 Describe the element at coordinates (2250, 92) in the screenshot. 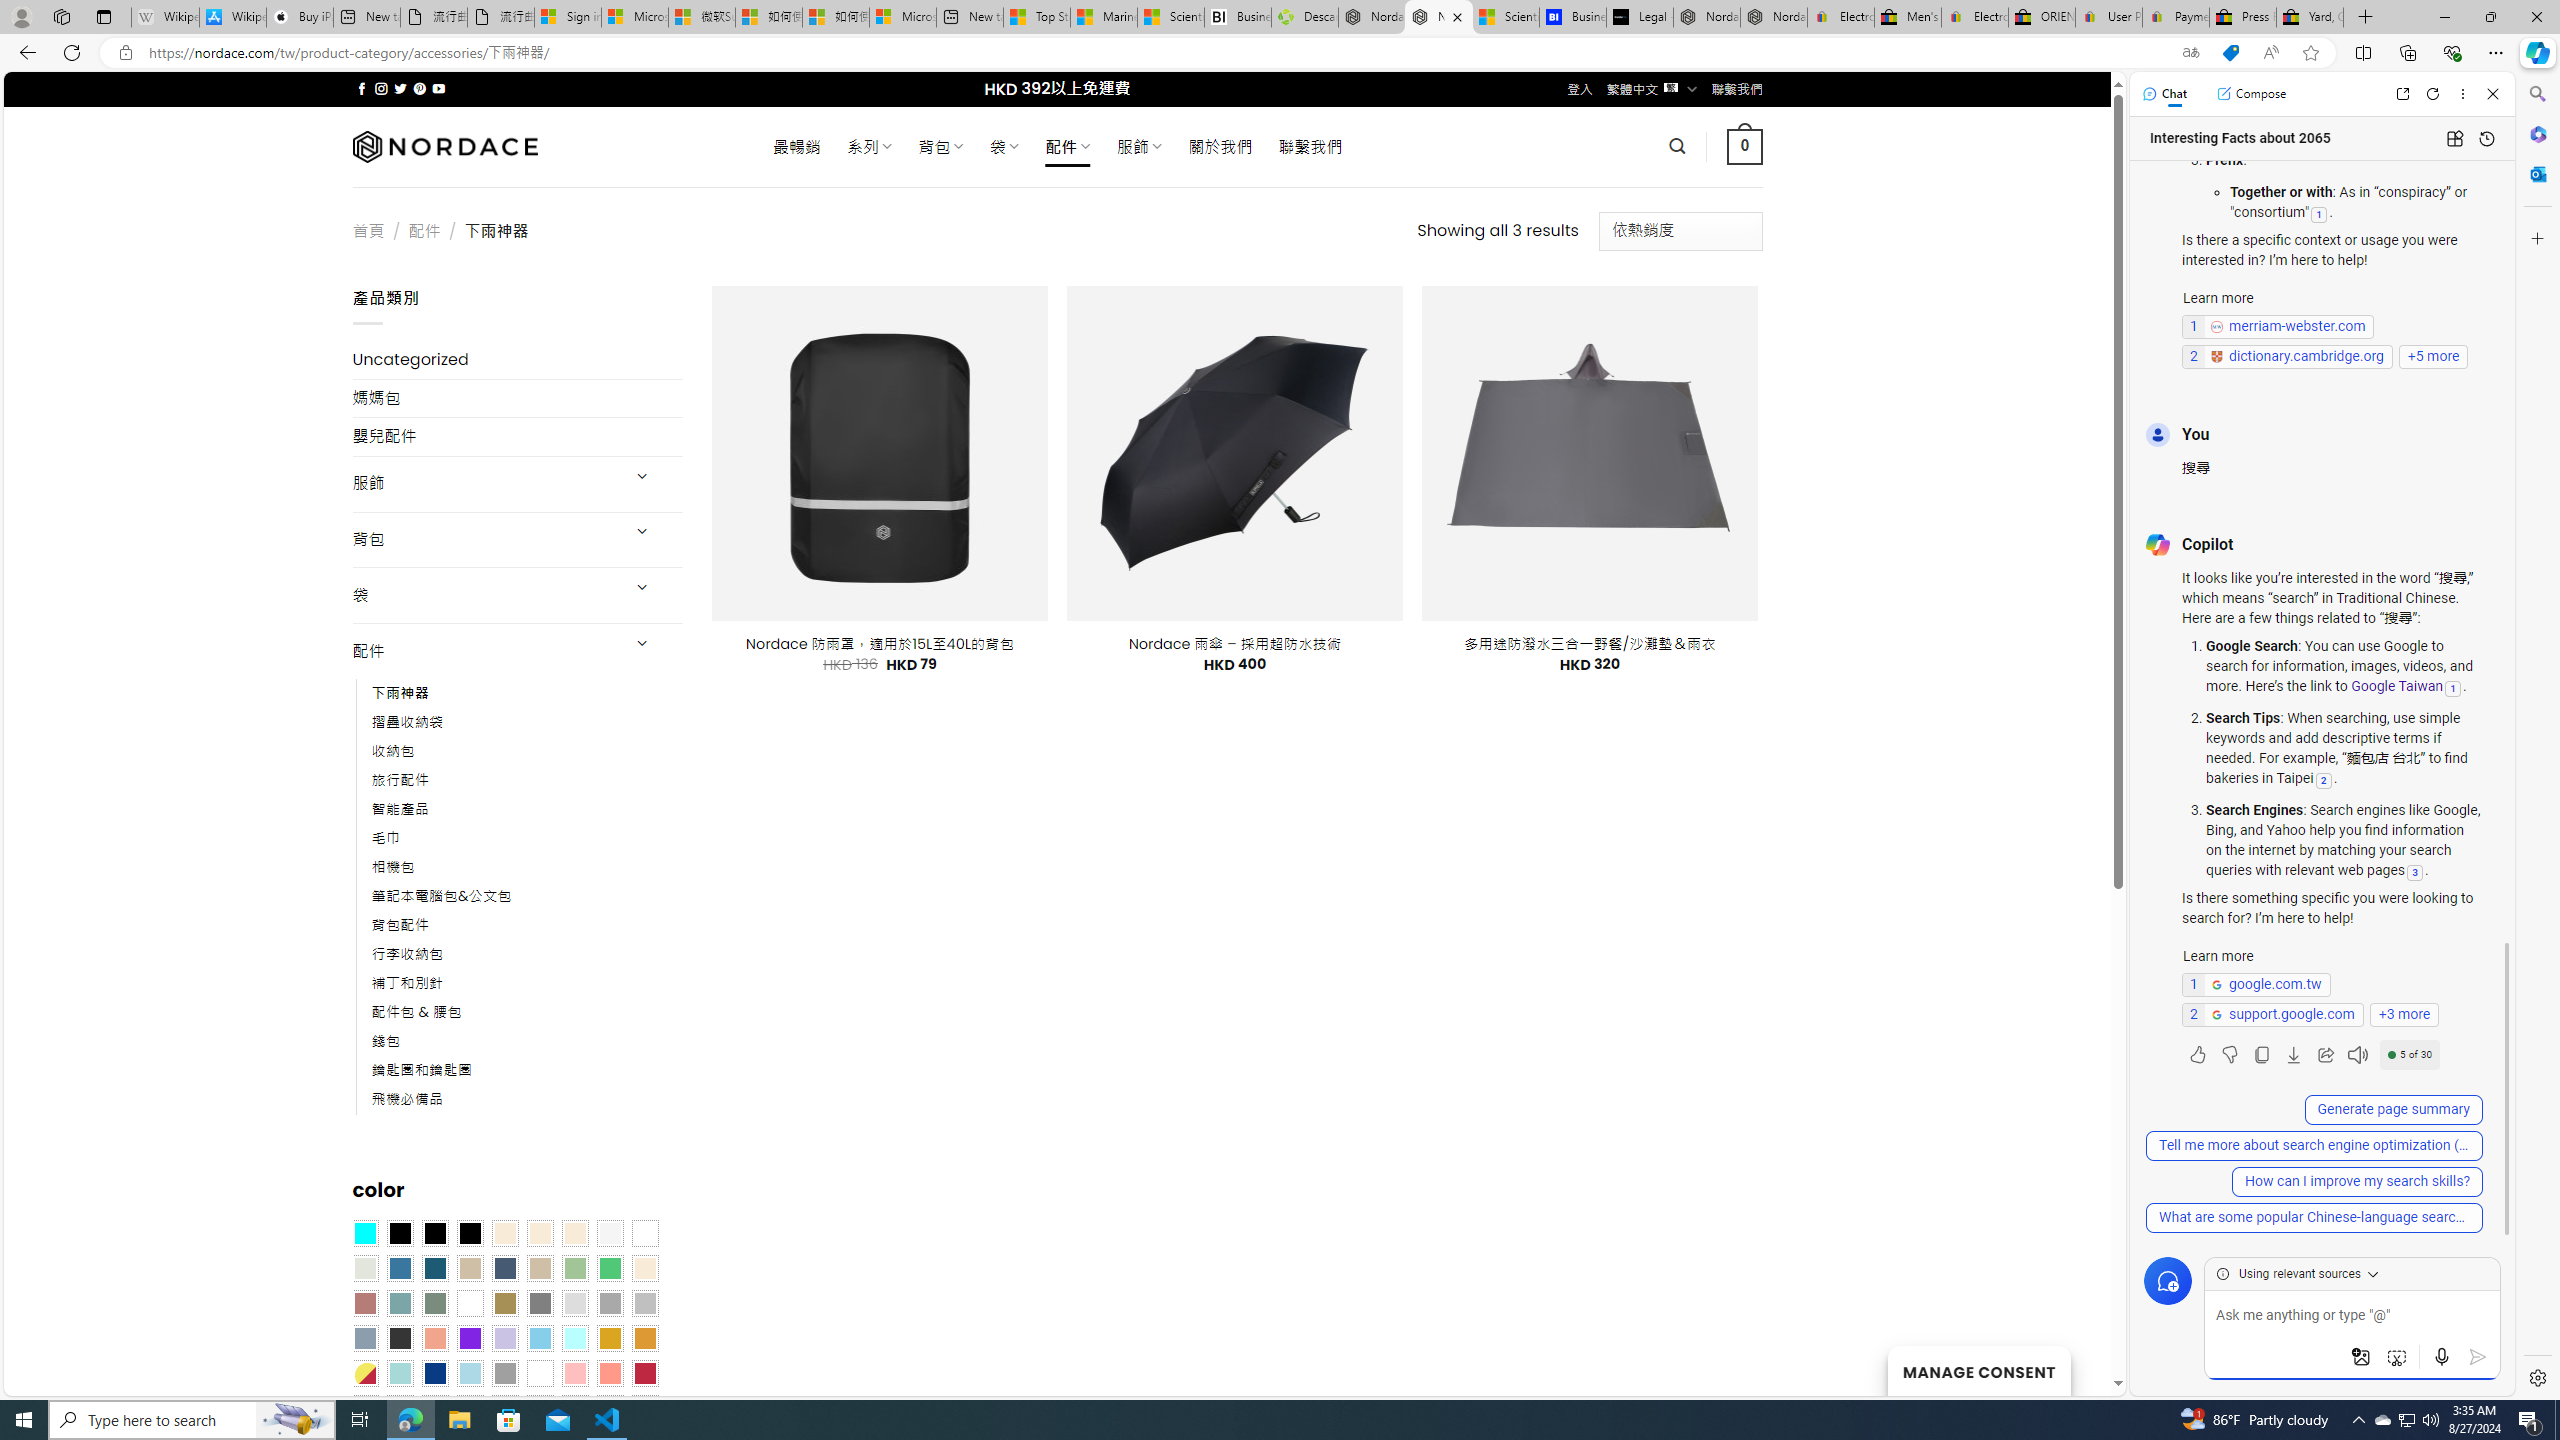

I see `'Compose'` at that location.